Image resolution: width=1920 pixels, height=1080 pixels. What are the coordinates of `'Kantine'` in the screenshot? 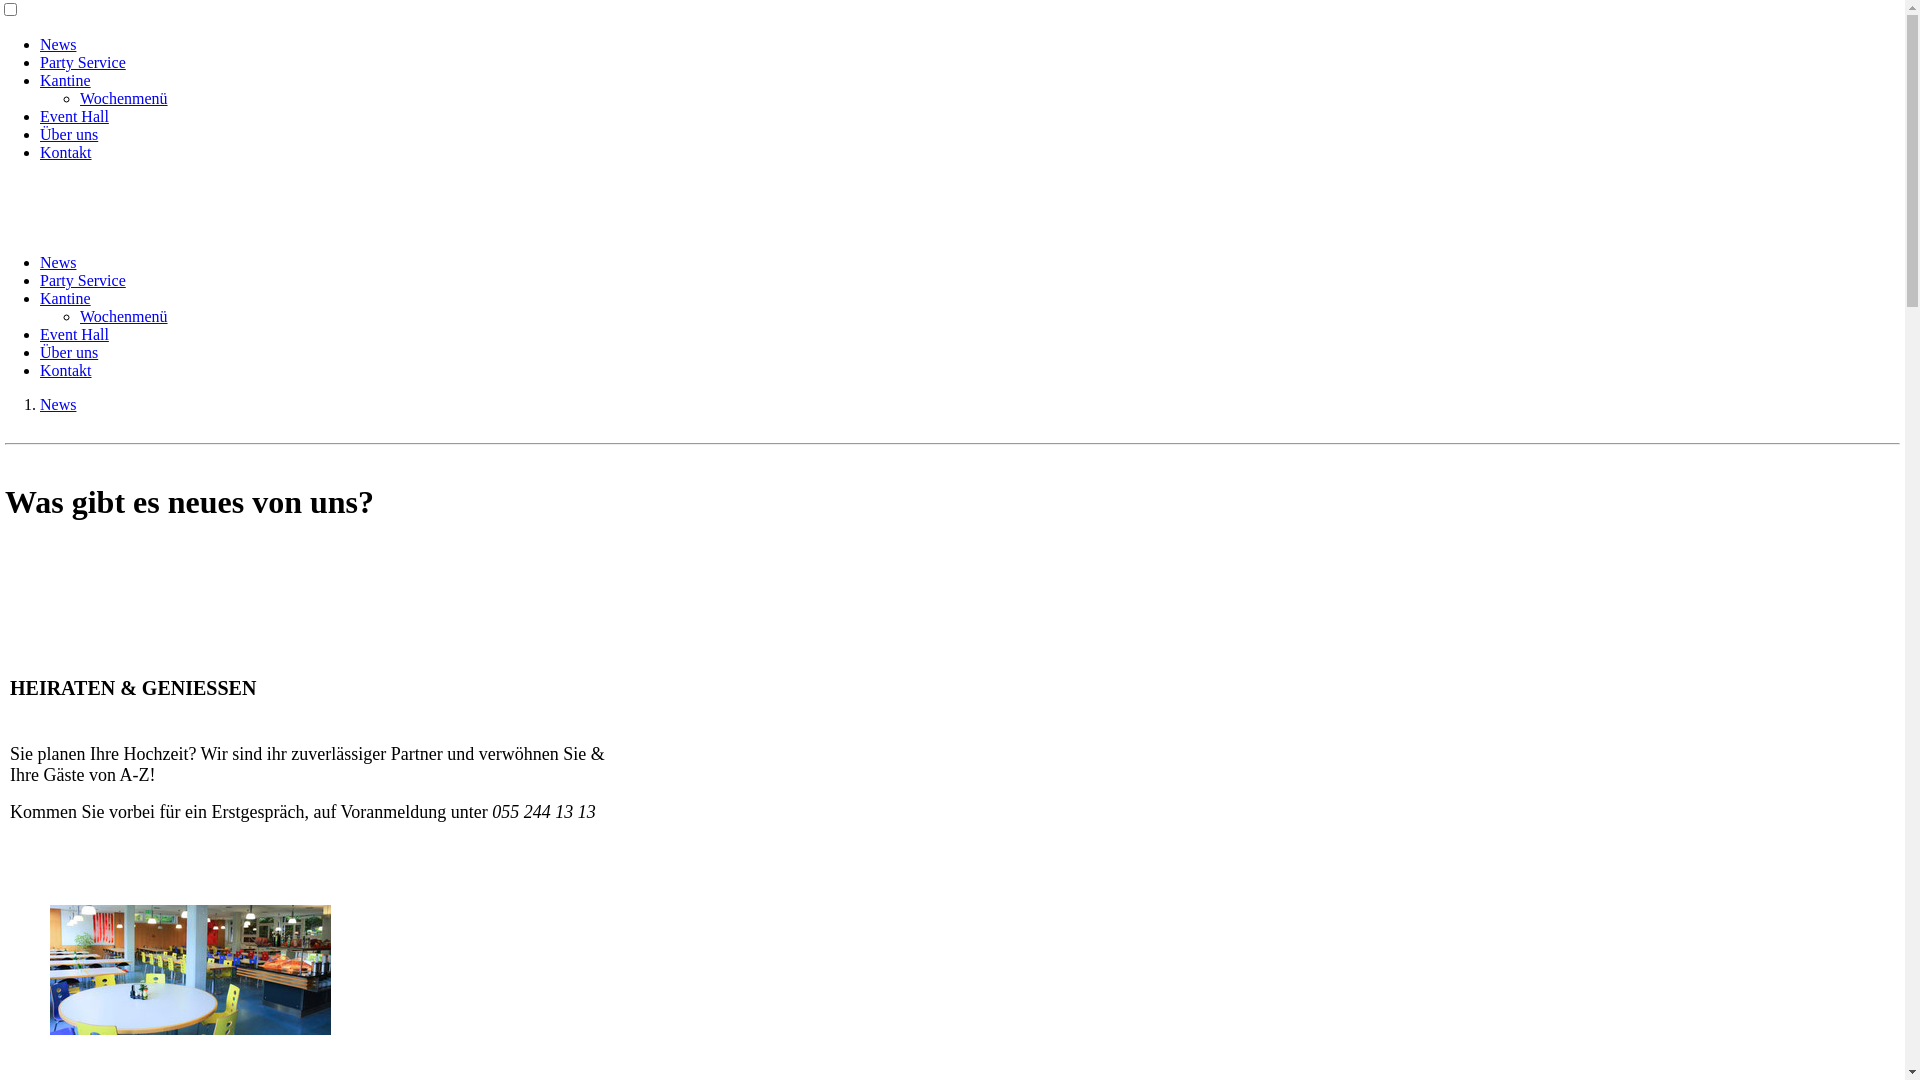 It's located at (65, 79).